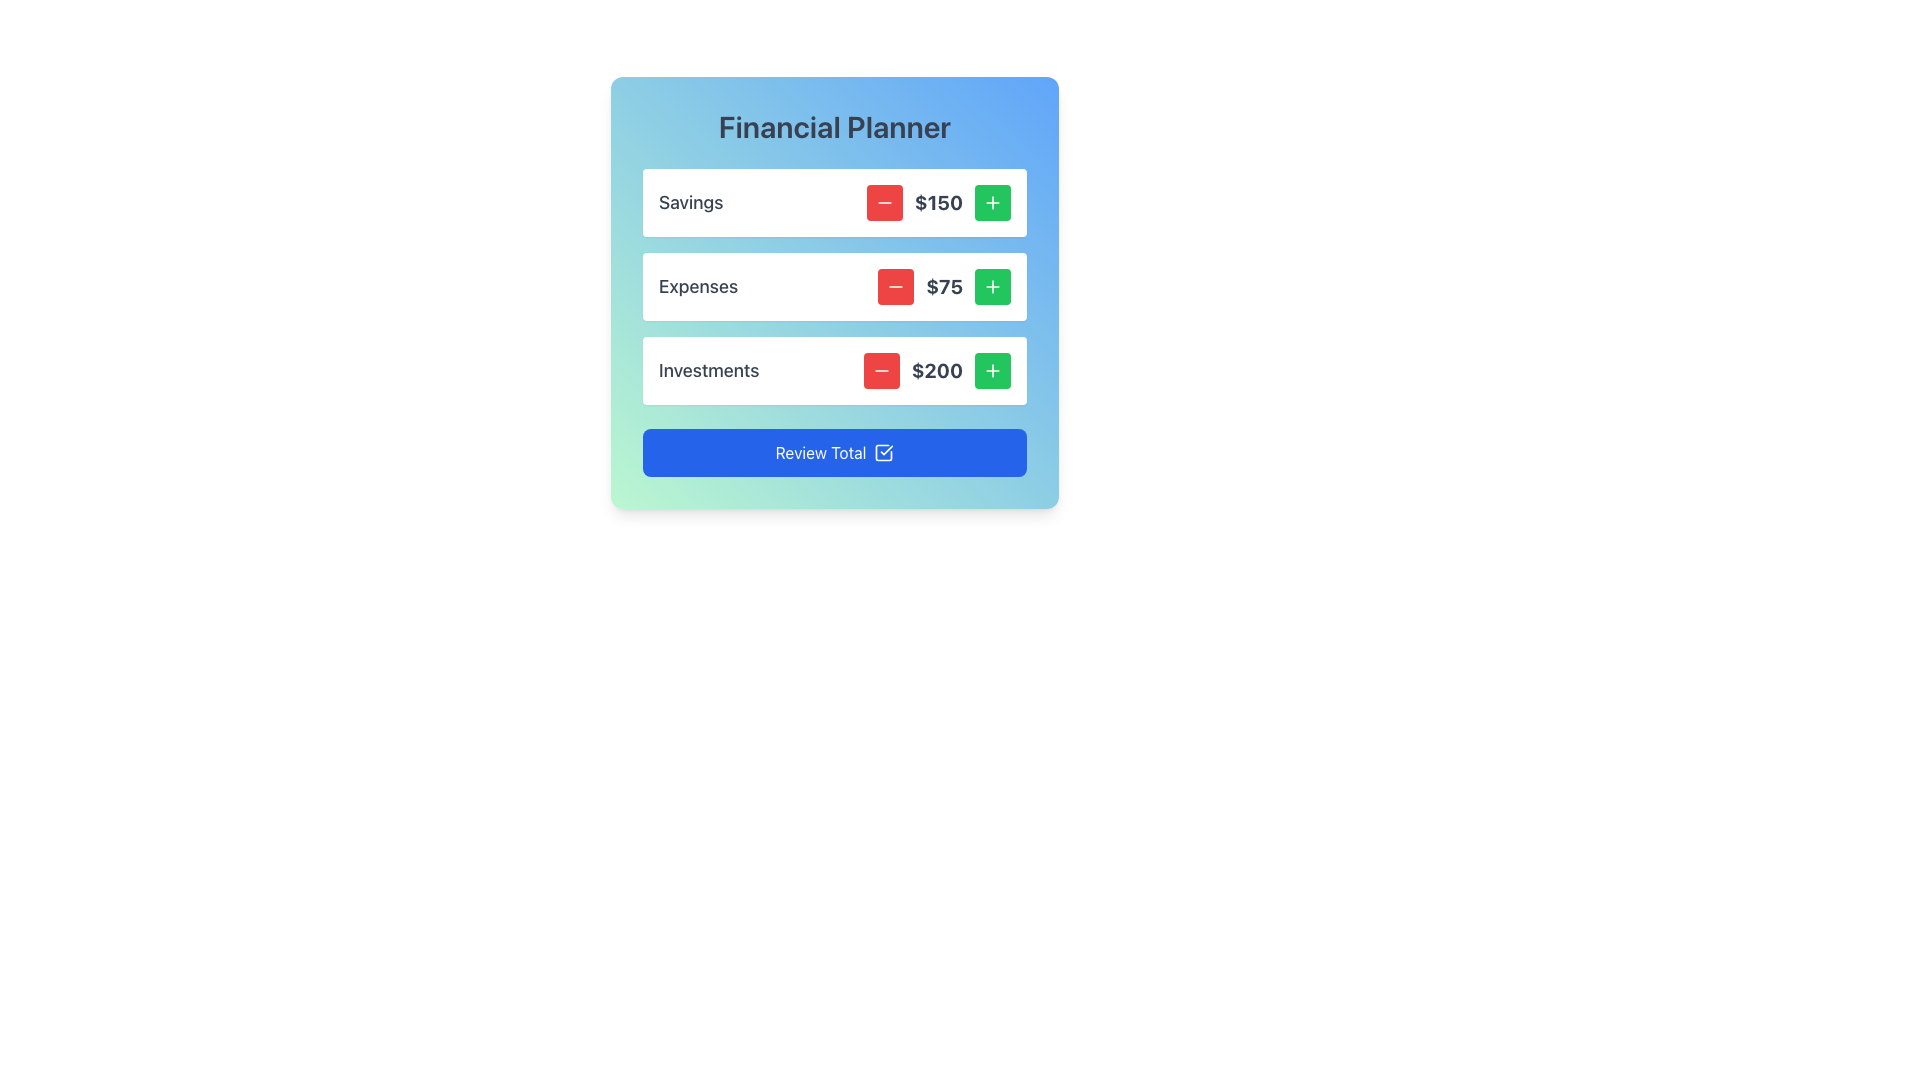 This screenshot has height=1080, width=1920. Describe the element at coordinates (883, 203) in the screenshot. I see `the decrement button located to the left of the '$150' savings value to reduce the corresponding amount` at that location.